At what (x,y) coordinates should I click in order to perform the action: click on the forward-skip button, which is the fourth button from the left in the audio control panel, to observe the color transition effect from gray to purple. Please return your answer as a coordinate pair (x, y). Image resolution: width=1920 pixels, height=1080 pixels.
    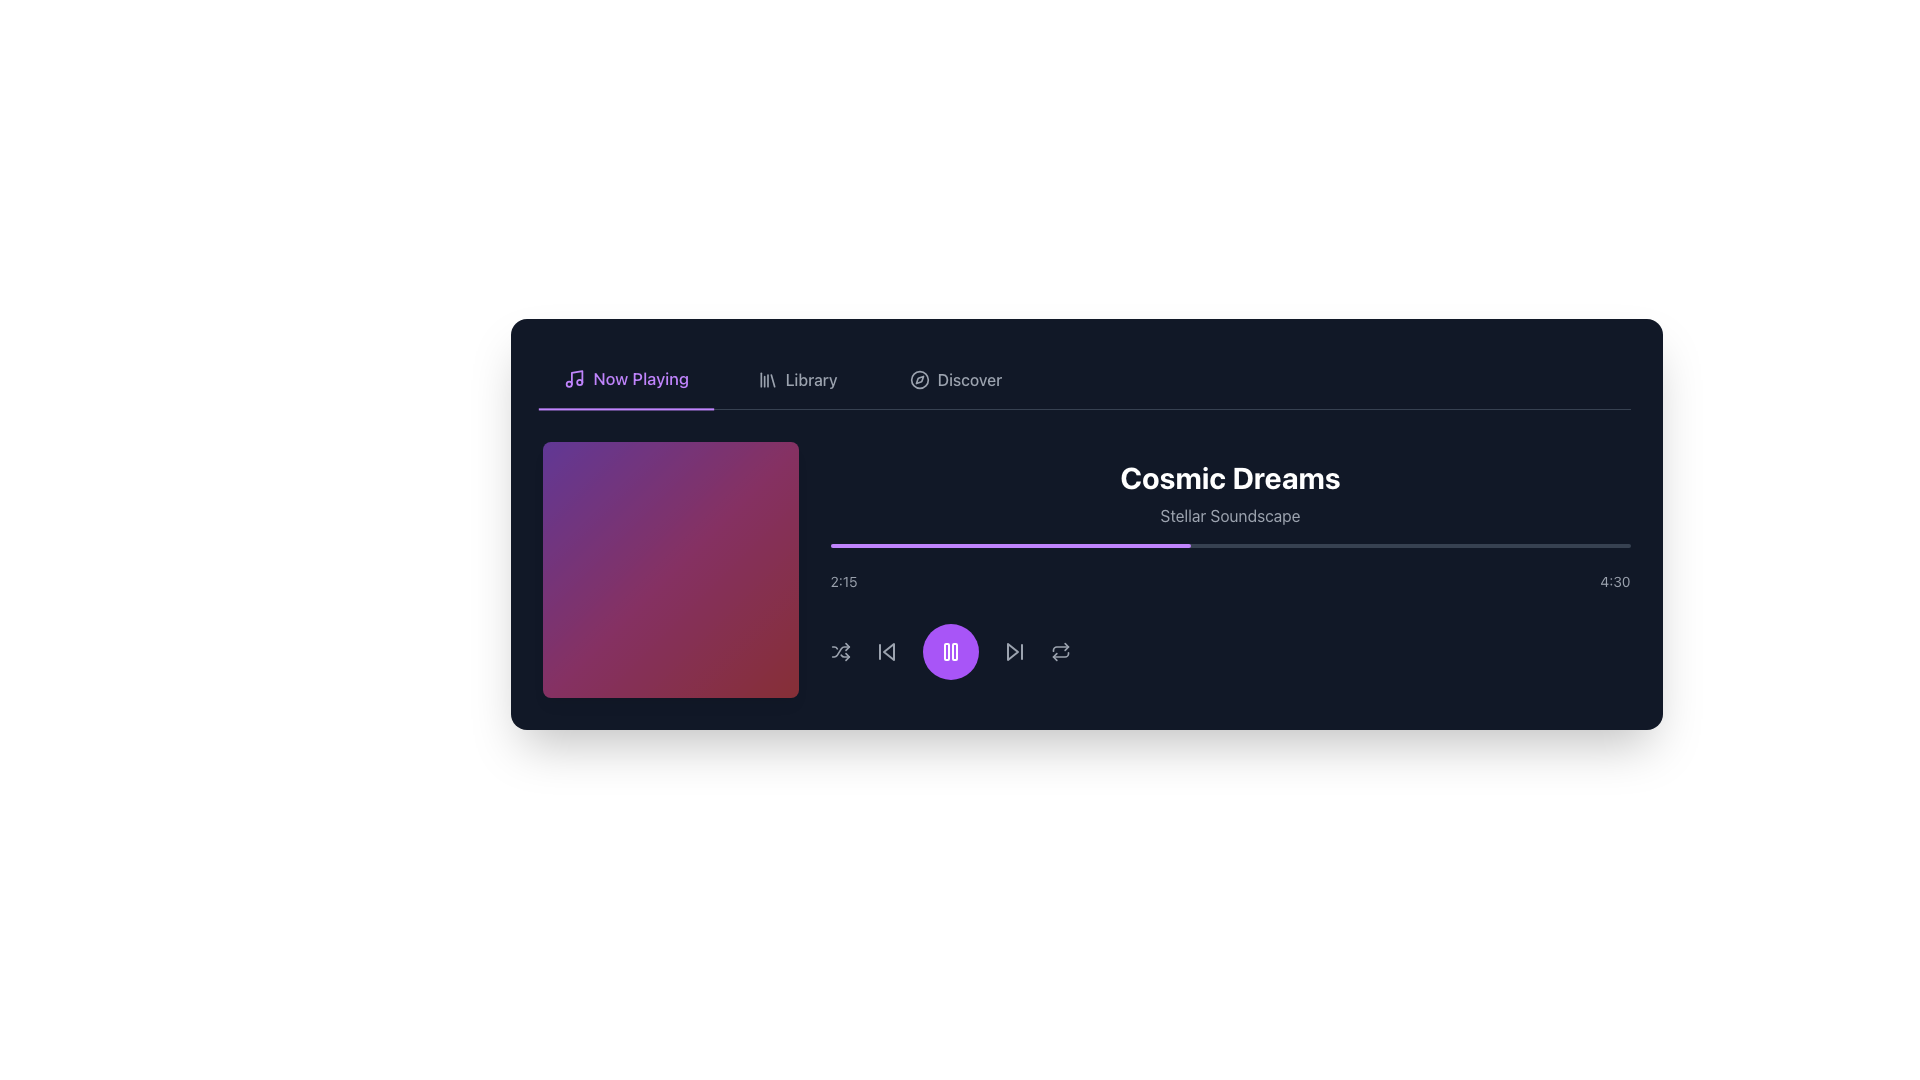
    Looking at the image, I should click on (1014, 651).